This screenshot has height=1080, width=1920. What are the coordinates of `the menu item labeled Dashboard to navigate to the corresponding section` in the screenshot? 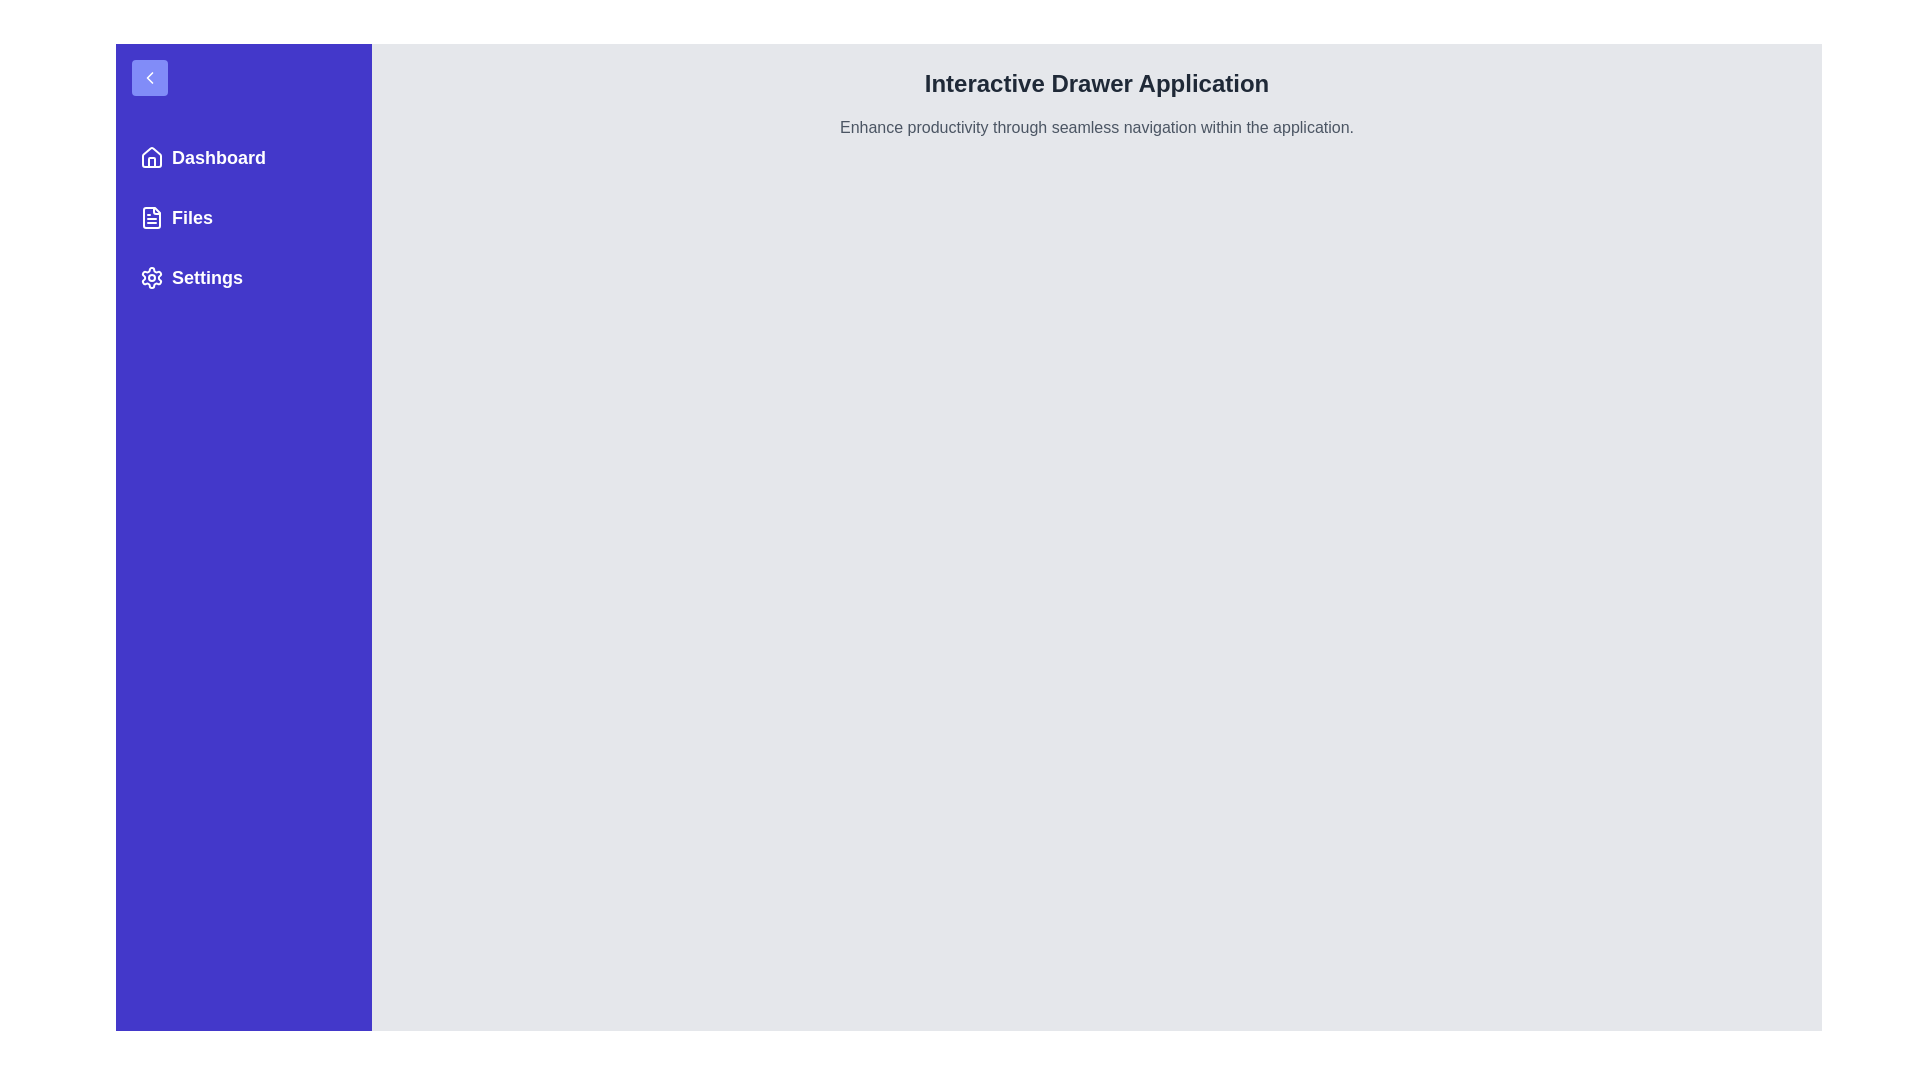 It's located at (243, 157).